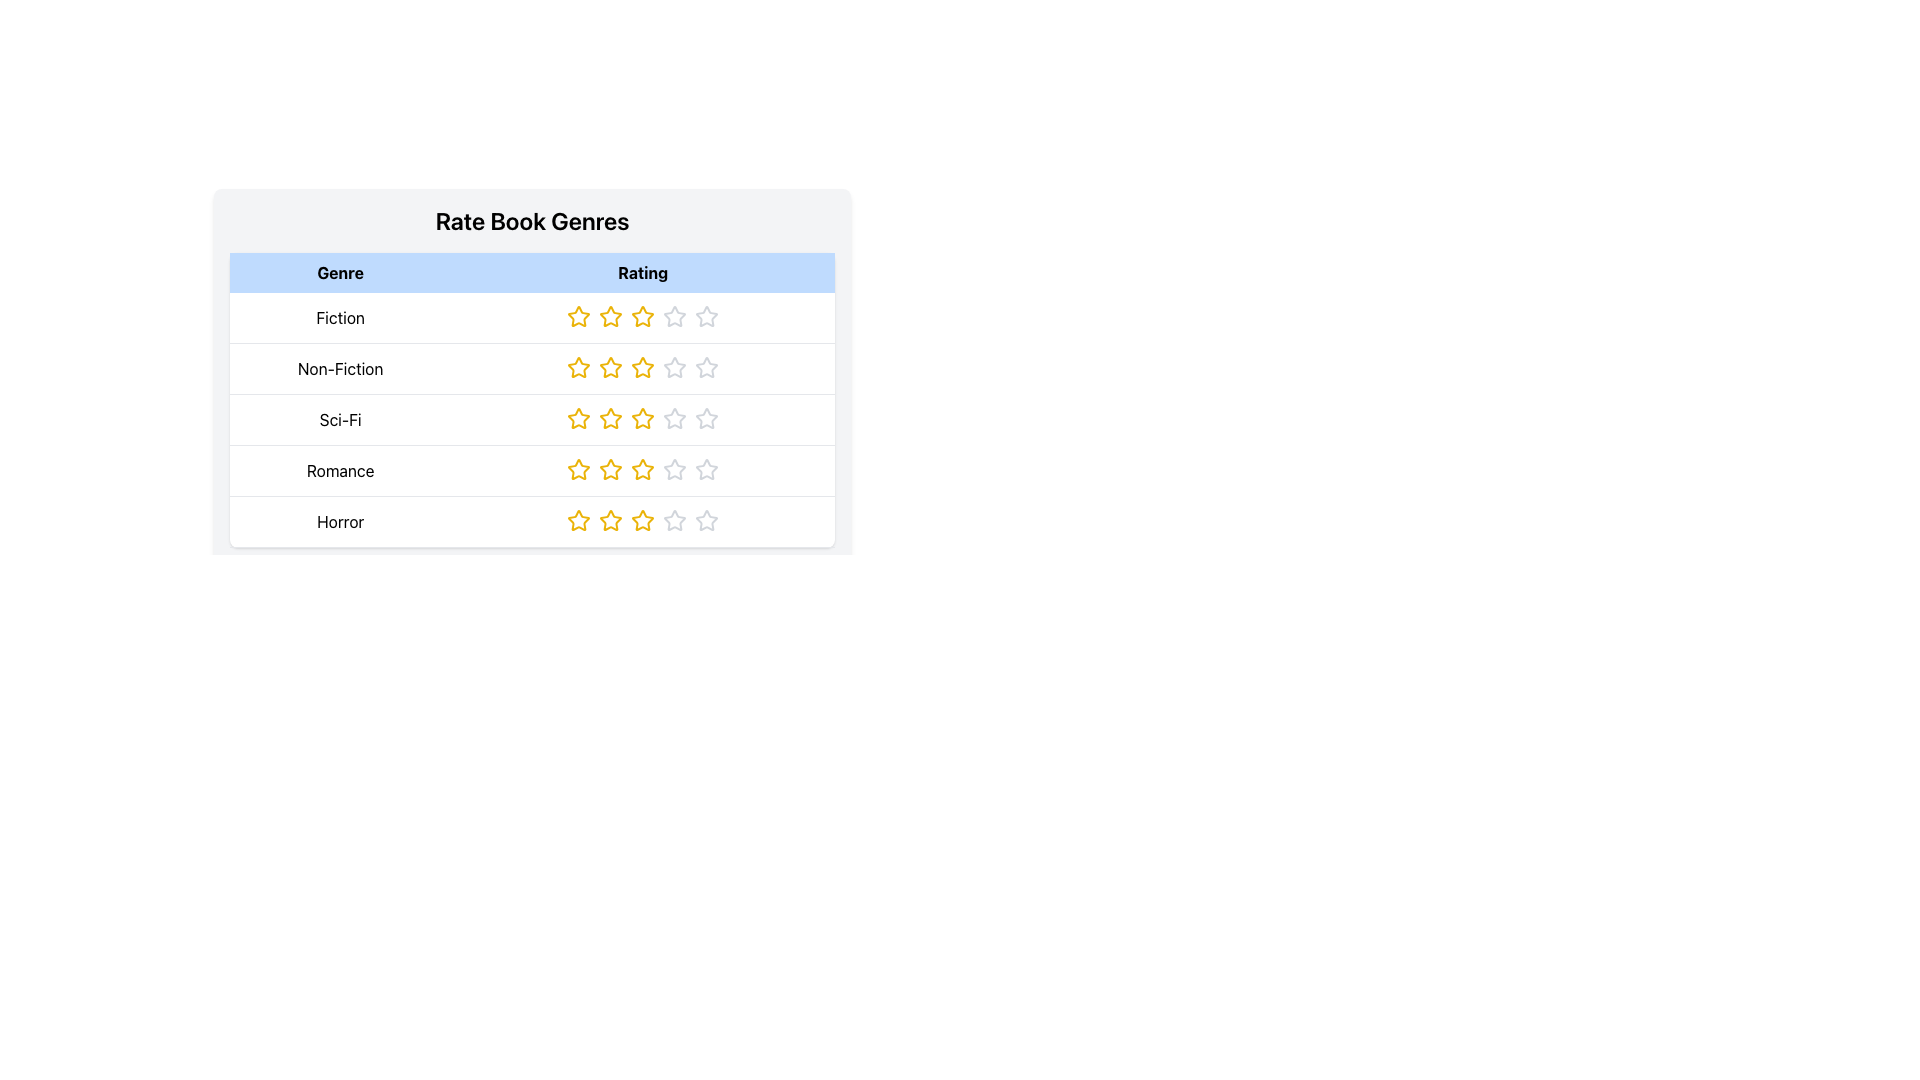 The height and width of the screenshot is (1080, 1920). I want to click on the fourth star in the five-star rating scale under the 'Rating' column, so click(675, 519).